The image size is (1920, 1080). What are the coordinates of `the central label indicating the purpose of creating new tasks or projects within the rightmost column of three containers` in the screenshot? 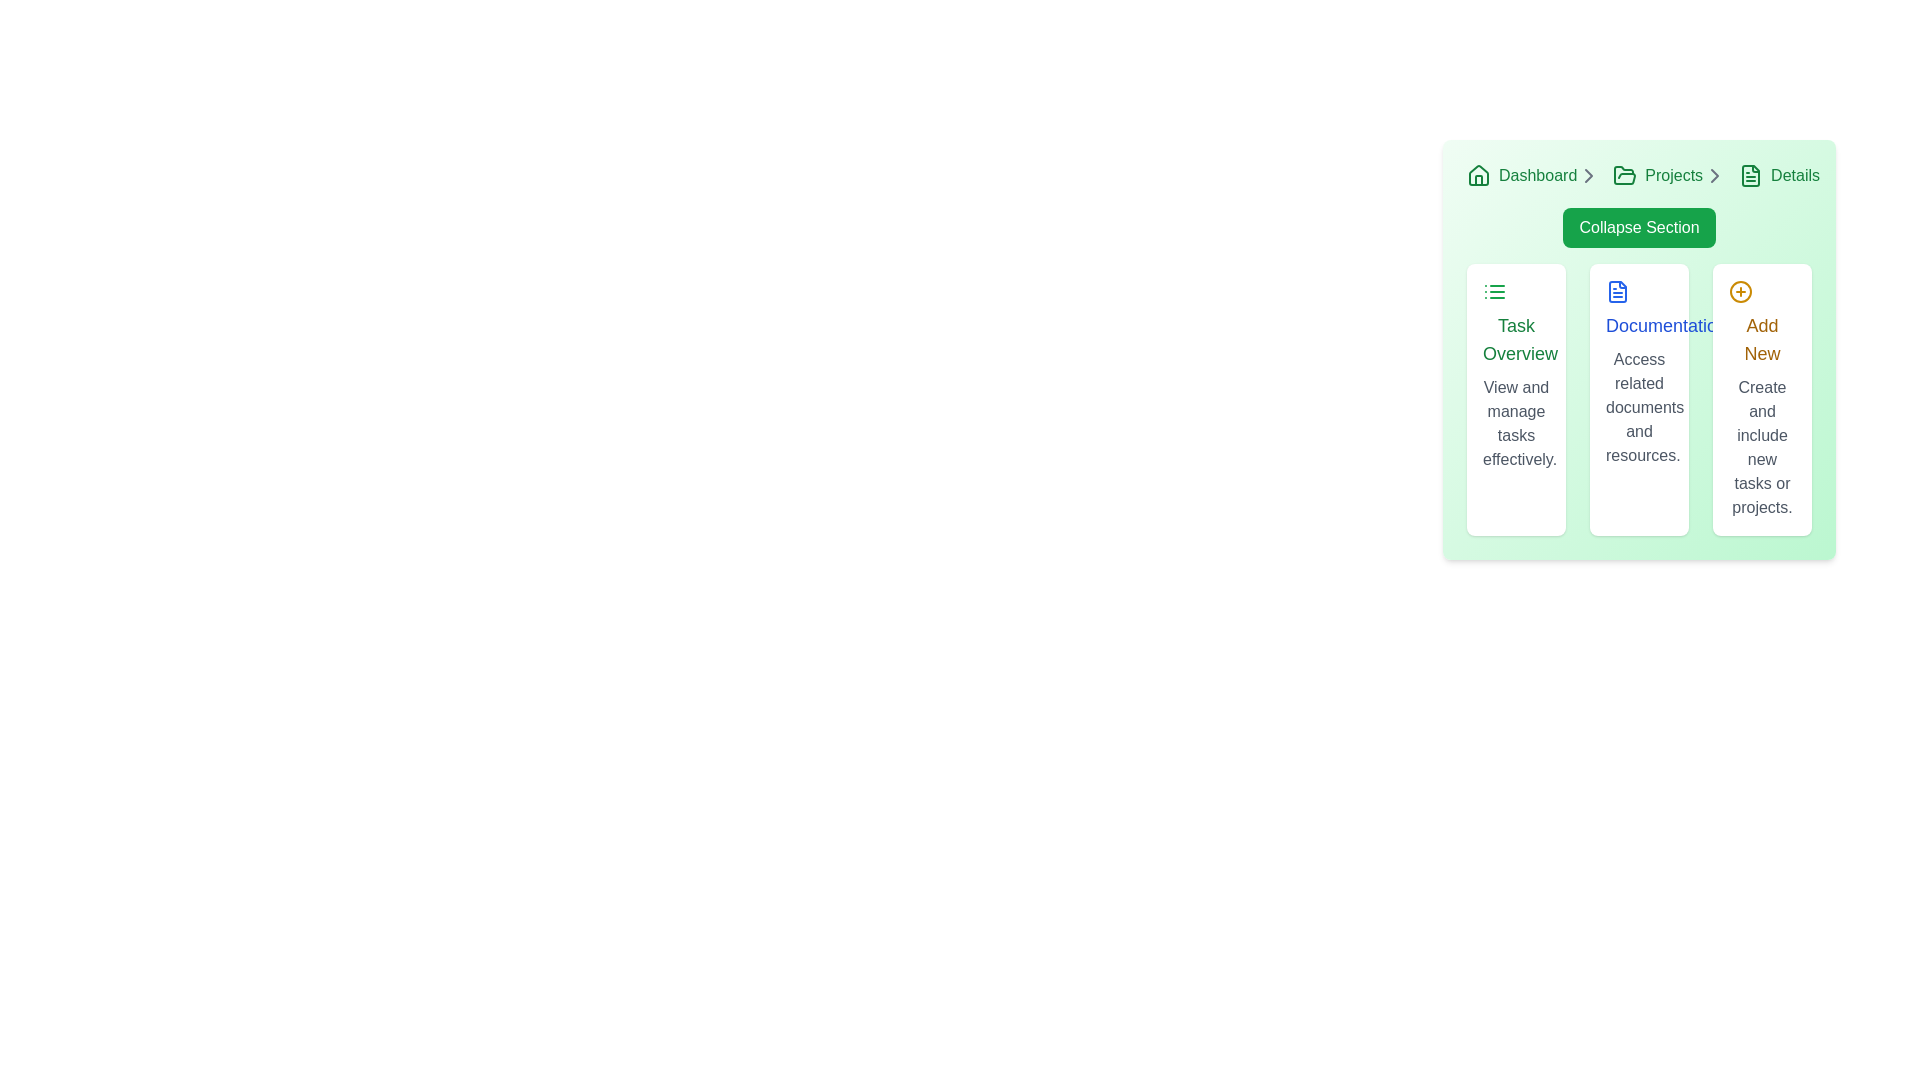 It's located at (1762, 338).